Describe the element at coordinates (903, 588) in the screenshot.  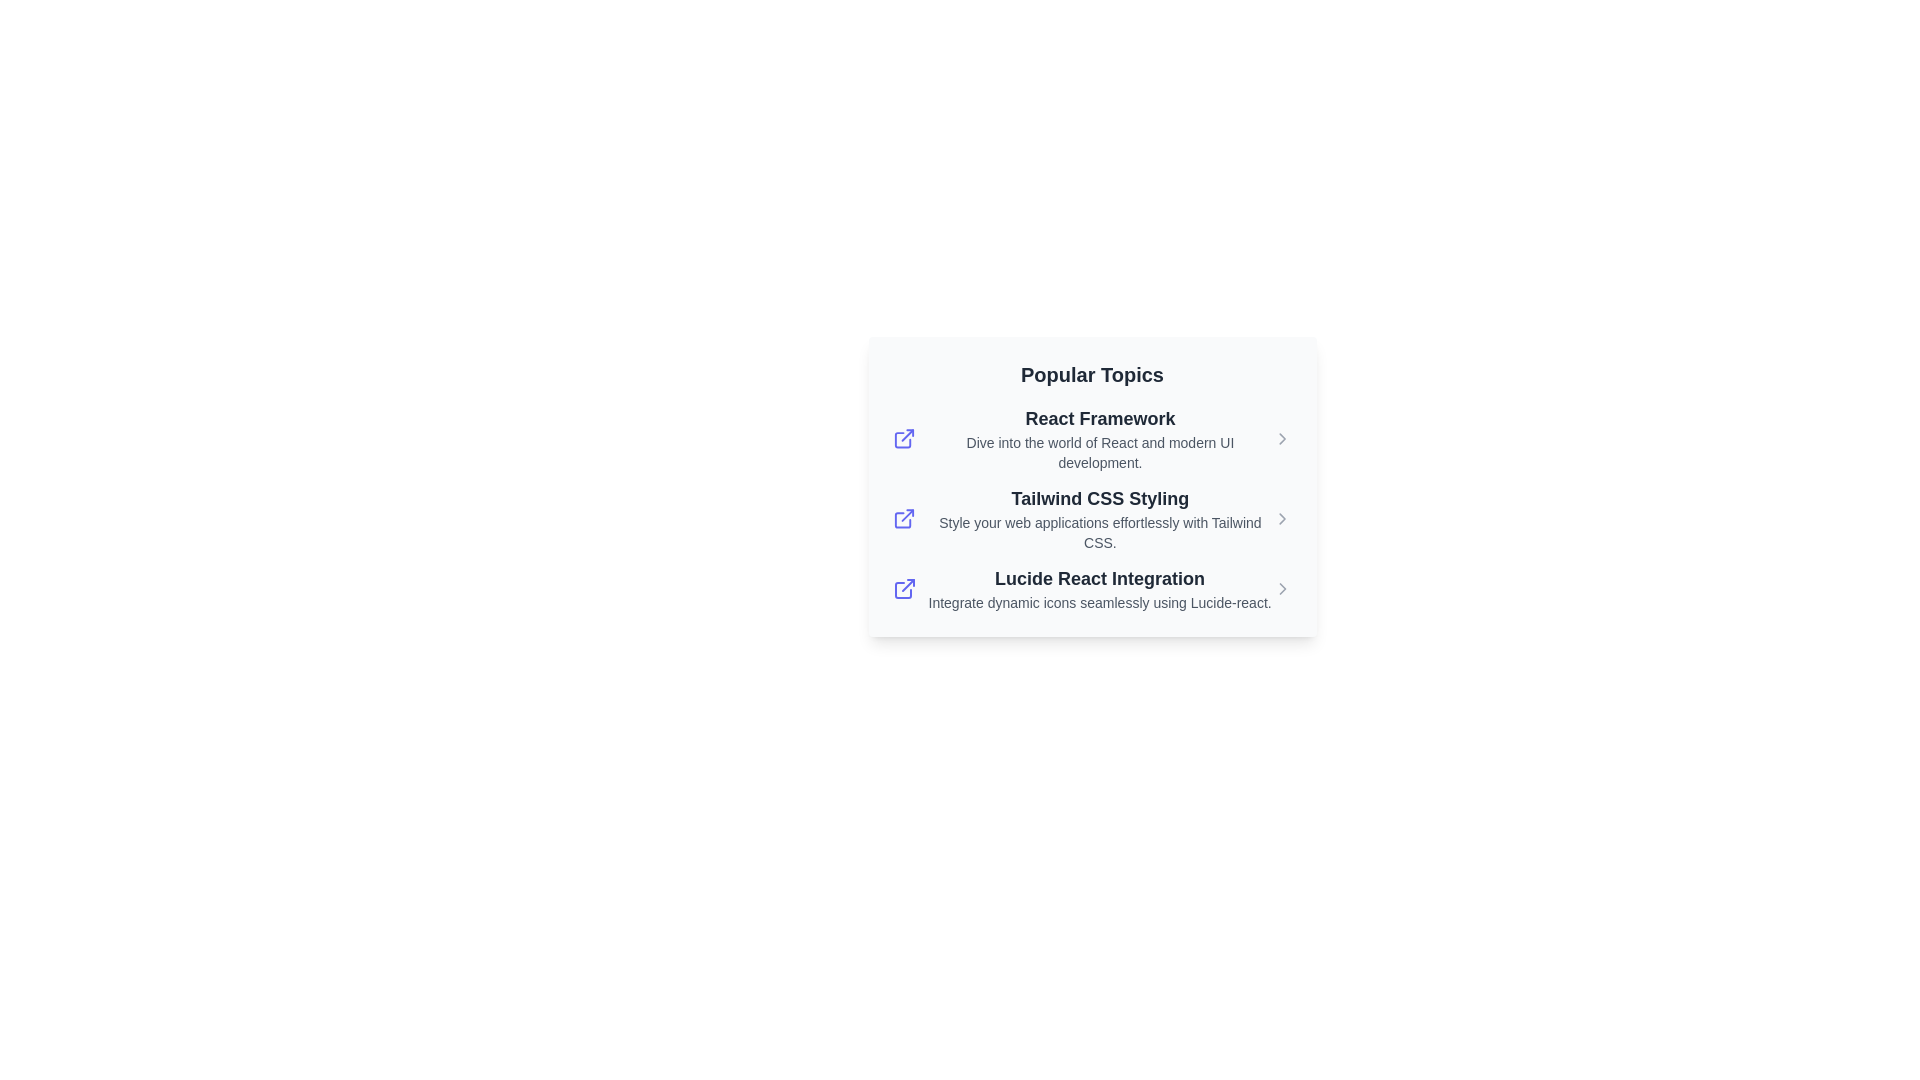
I see `the external resource icon next to the 'Lucide React Integration' text to follow the link` at that location.